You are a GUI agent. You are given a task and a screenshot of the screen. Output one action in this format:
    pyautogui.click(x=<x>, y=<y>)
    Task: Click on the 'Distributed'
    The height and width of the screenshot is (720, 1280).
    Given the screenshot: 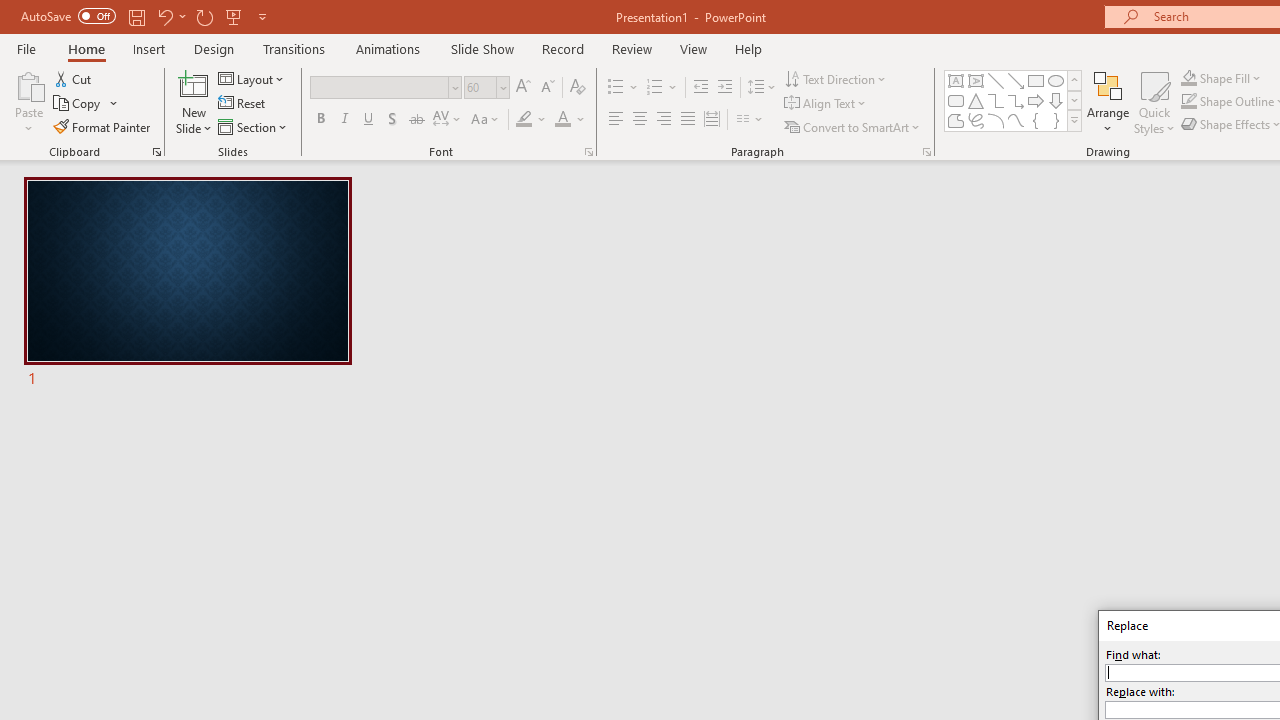 What is the action you would take?
    pyautogui.click(x=712, y=119)
    